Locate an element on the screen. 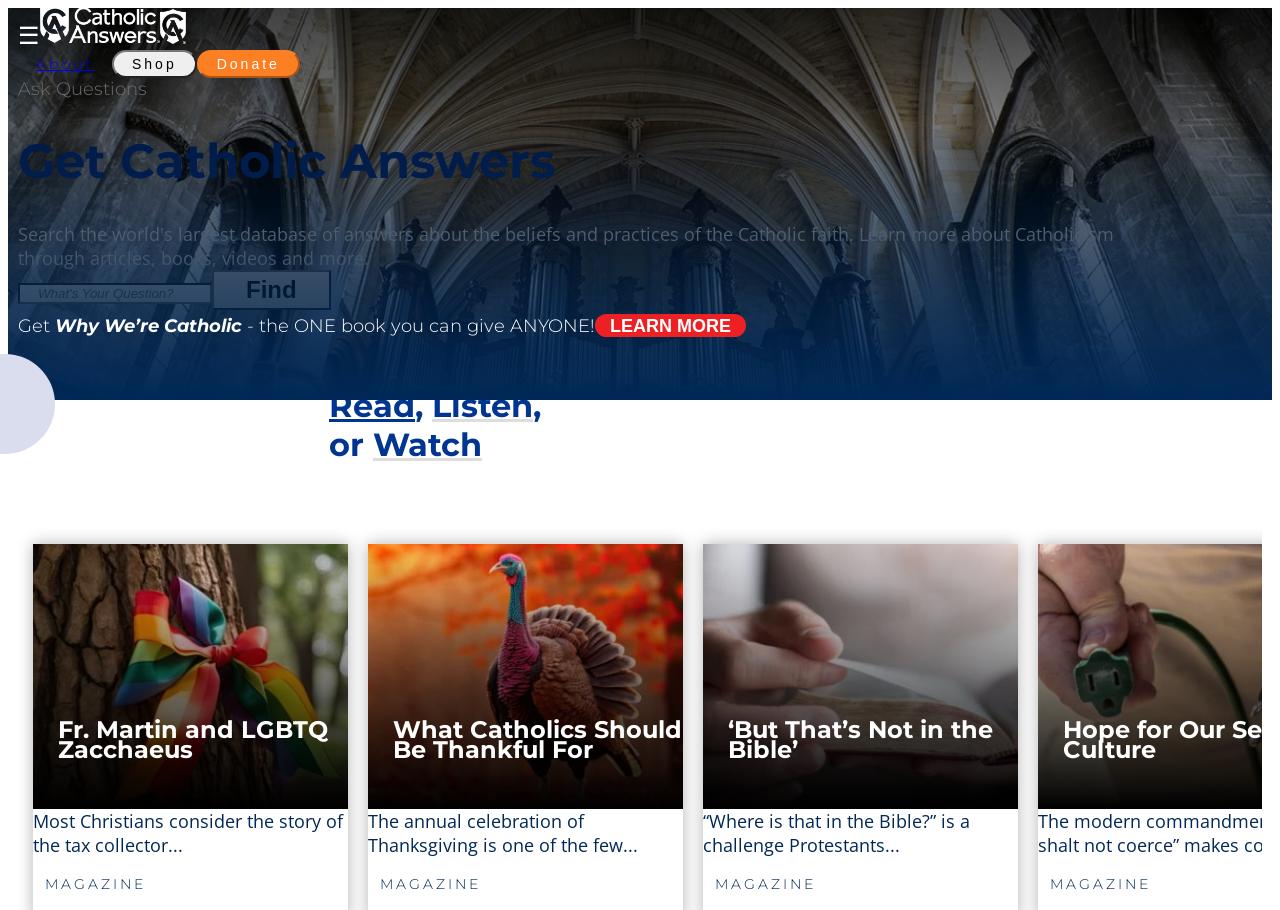 The image size is (1280, 910). 'Search the world's largest database of answers about the beliefs and practices of the Catholic faith. Learn more about Catholicism through articles, books, videos and more.' is located at coordinates (565, 244).